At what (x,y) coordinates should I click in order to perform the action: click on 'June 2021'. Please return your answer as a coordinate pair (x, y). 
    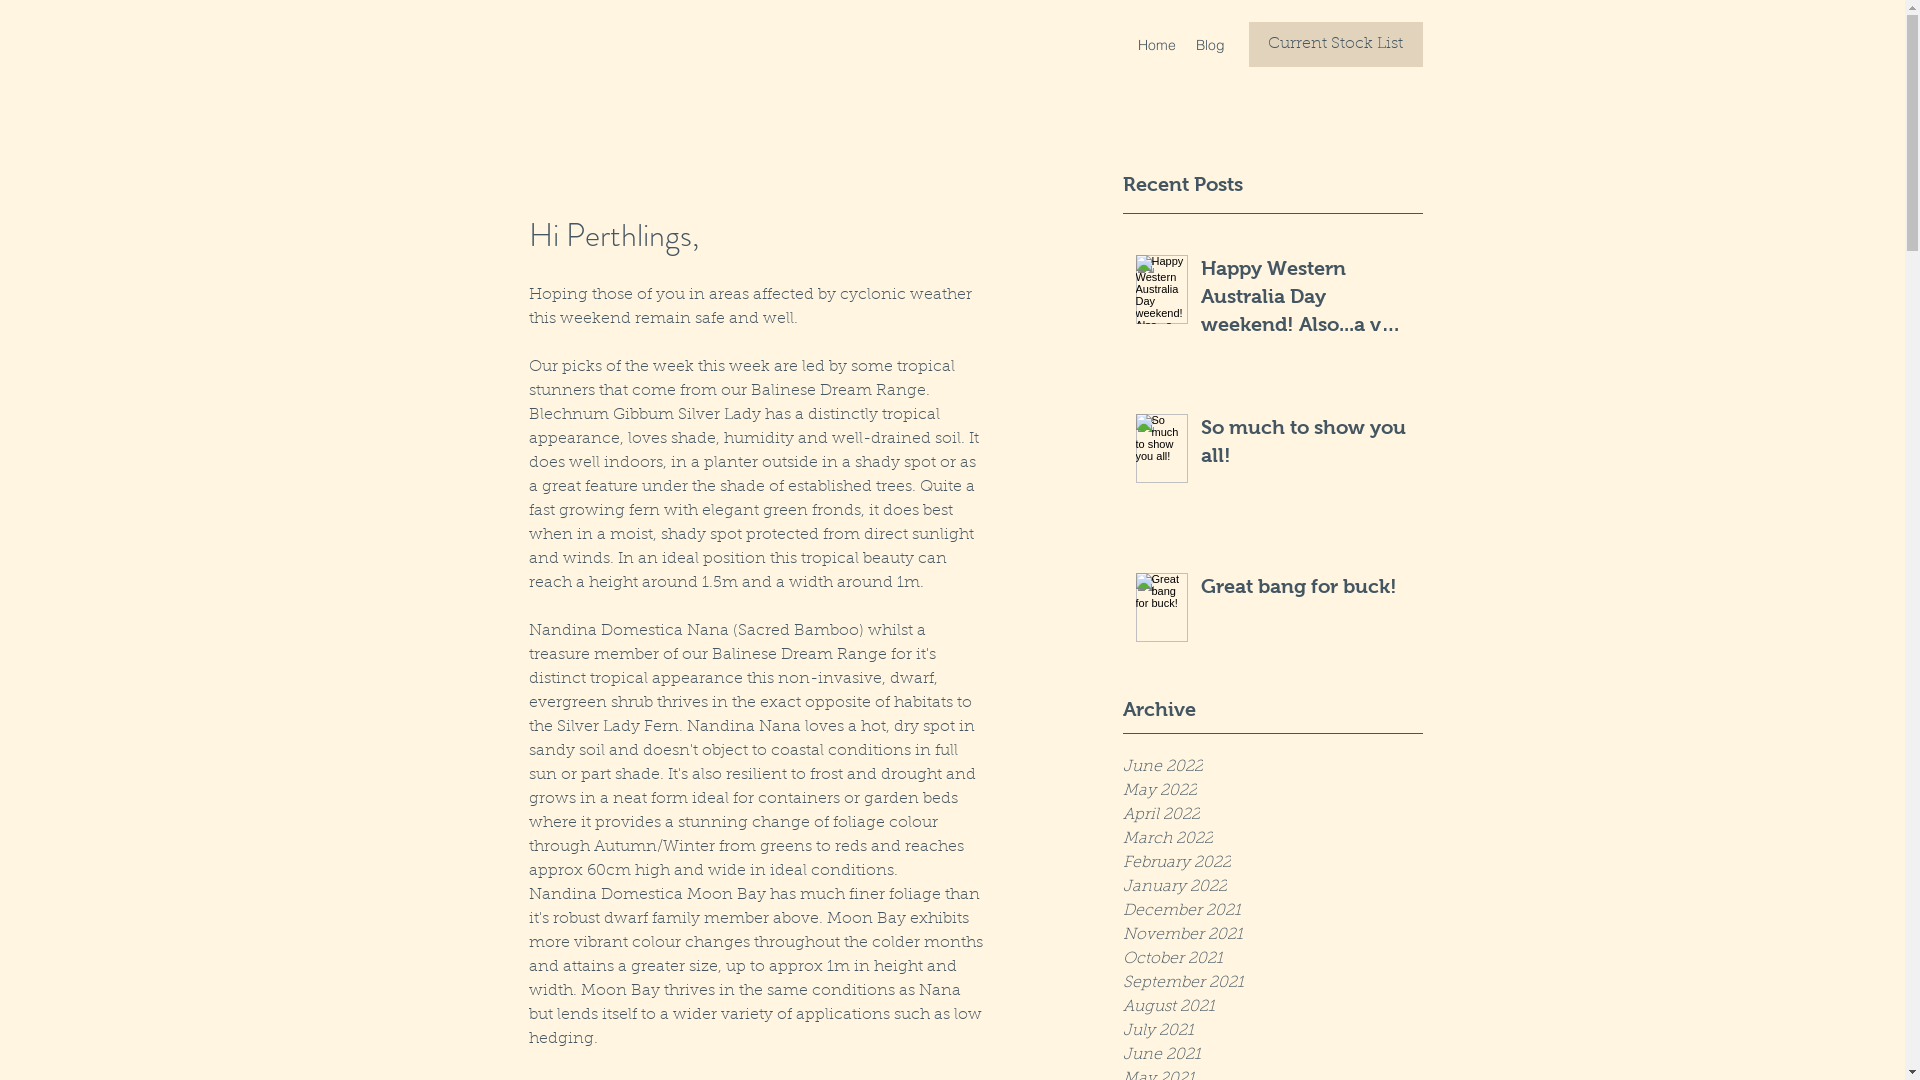
    Looking at the image, I should click on (1122, 1054).